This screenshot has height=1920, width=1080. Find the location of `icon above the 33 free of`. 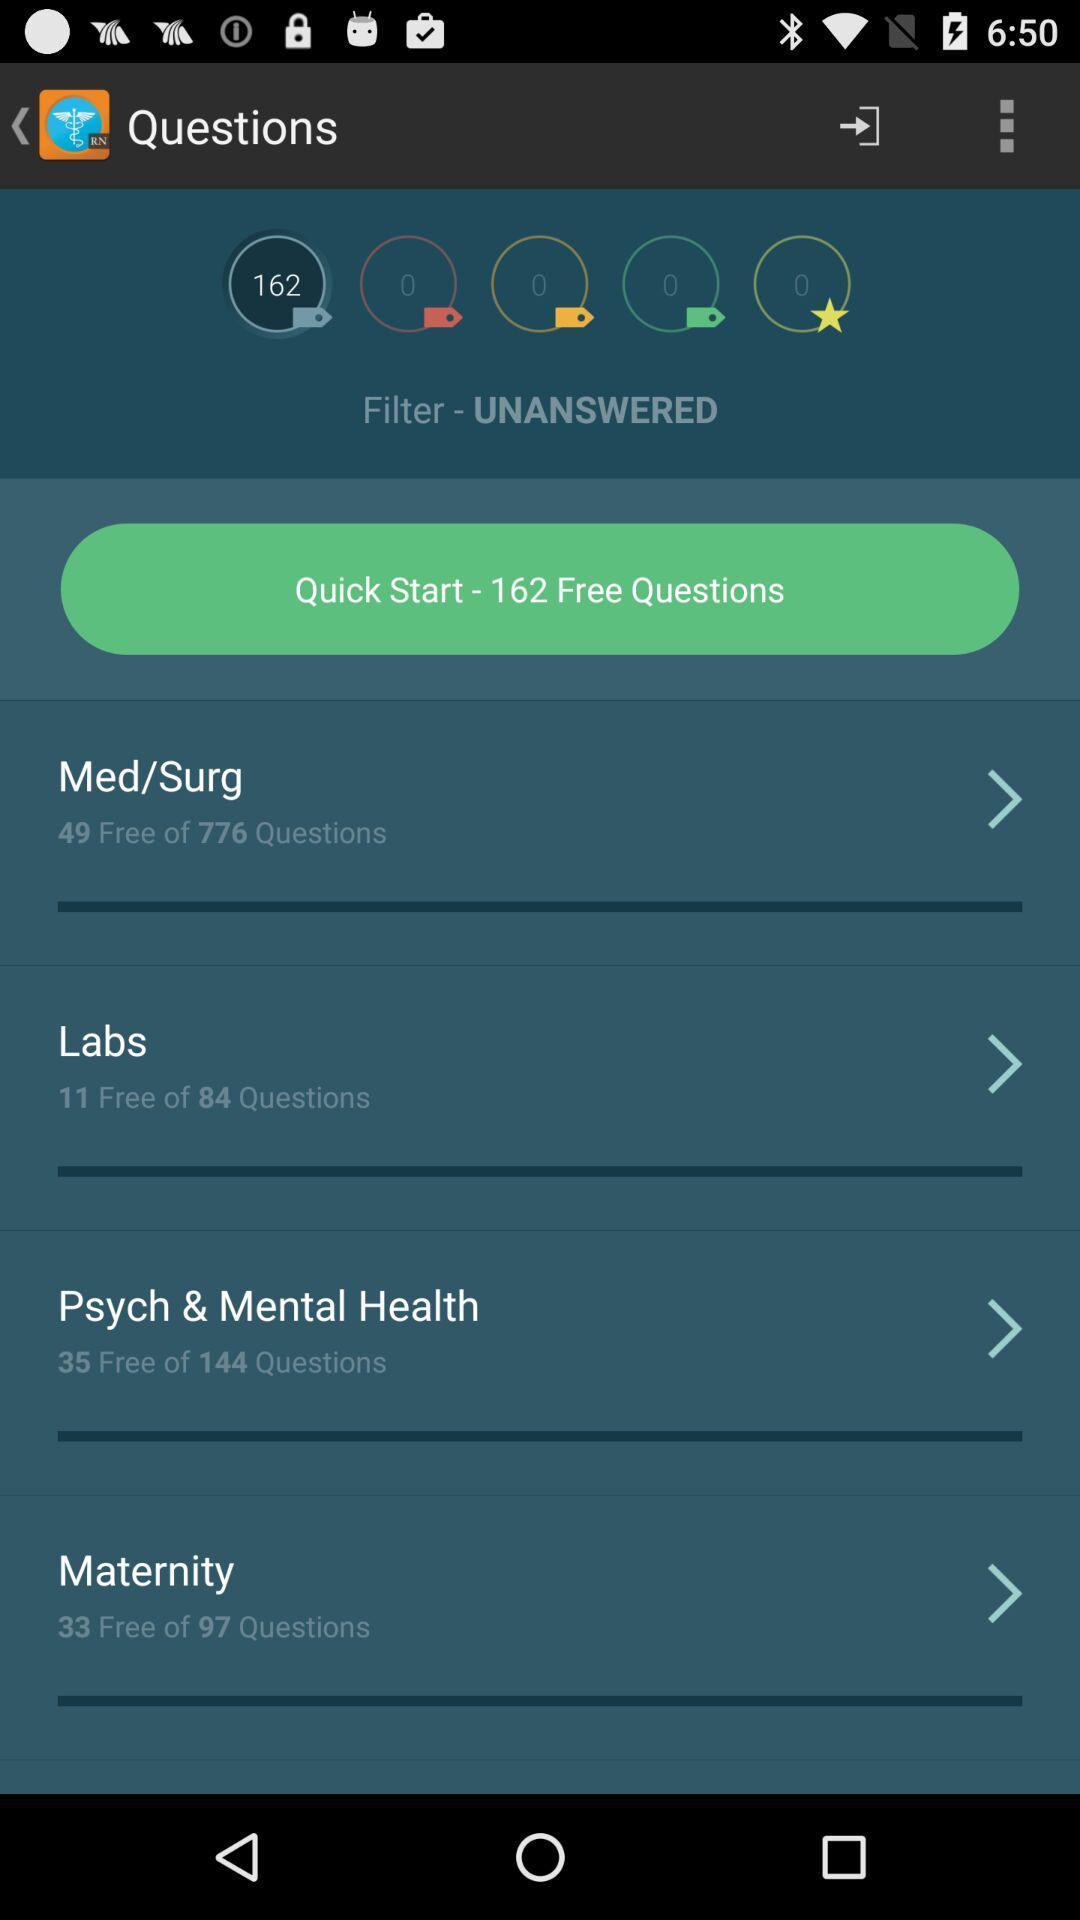

icon above the 33 free of is located at coordinates (145, 1568).